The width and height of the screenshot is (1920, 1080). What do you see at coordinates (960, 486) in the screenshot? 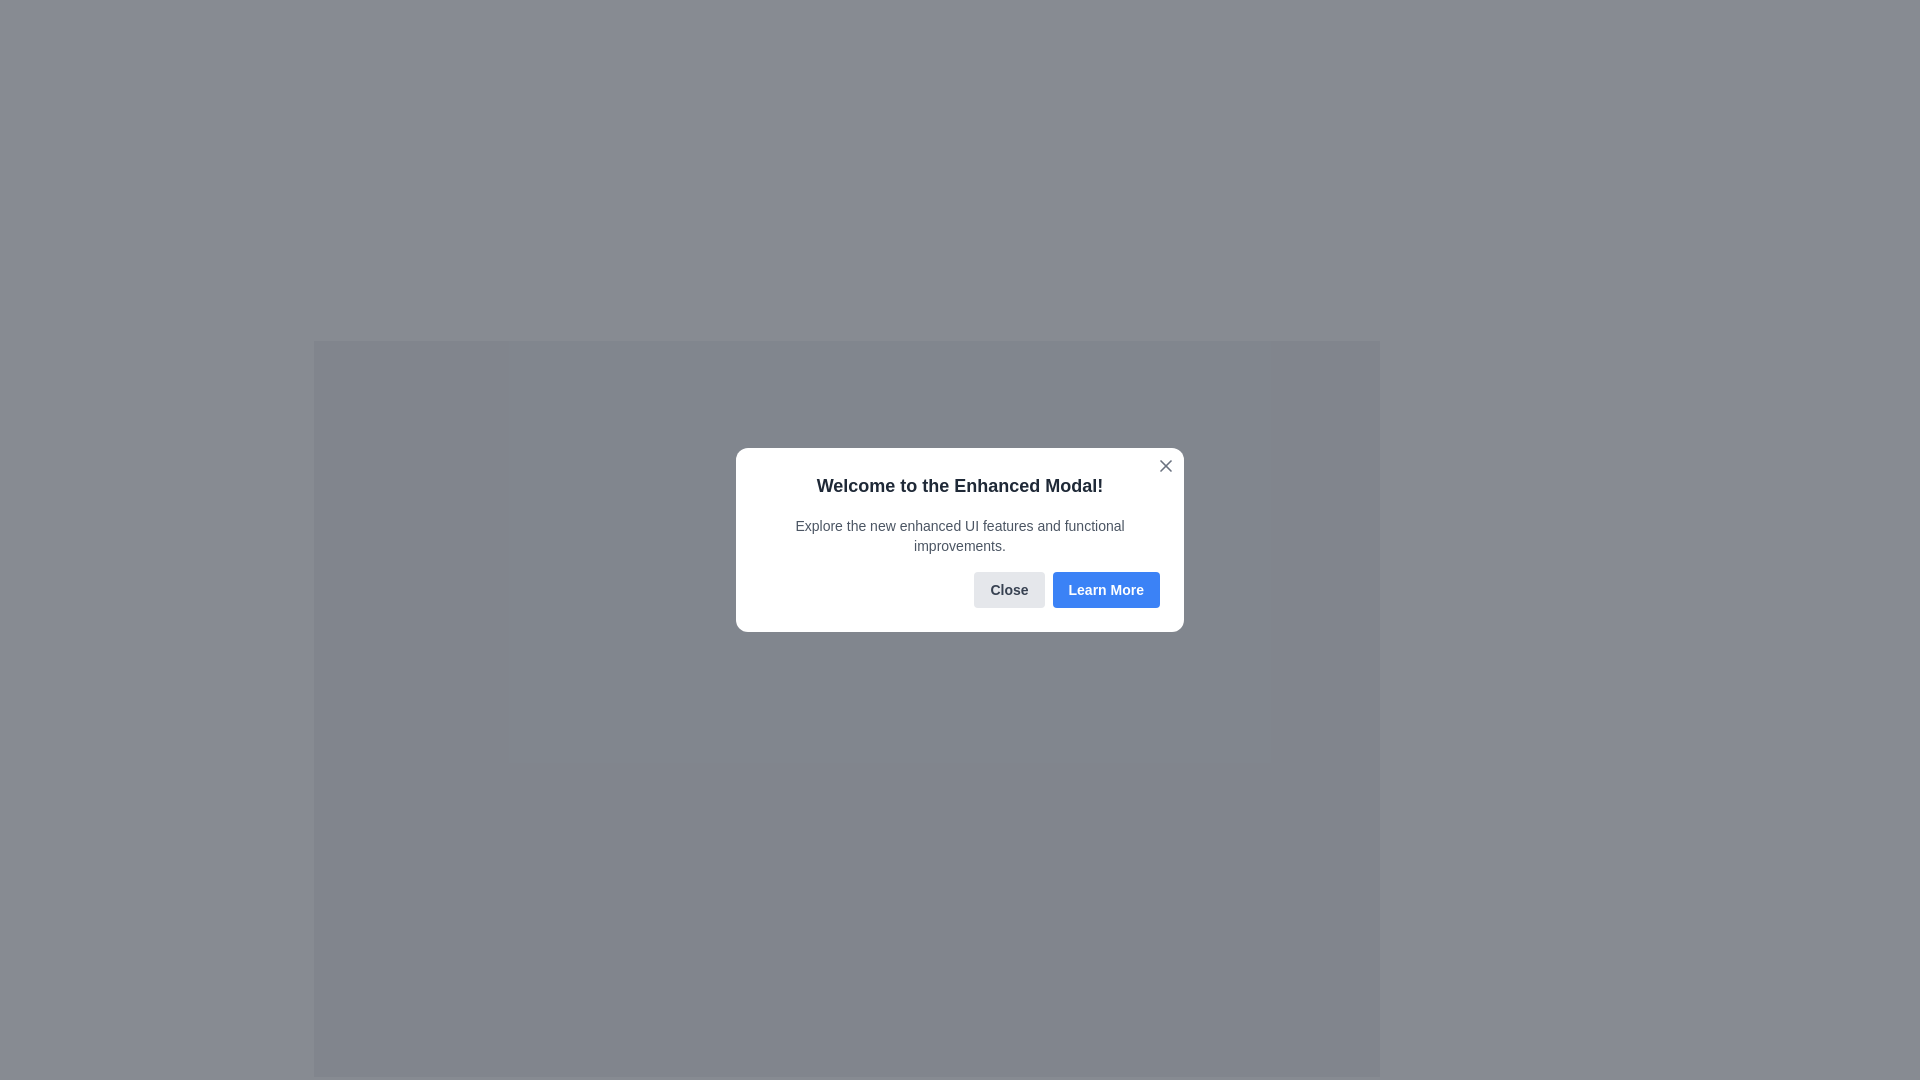
I see `text element displaying the message 'Welcome to the Enhanced Modal!' which is centrally aligned and located near the top of the modal dialog` at bounding box center [960, 486].